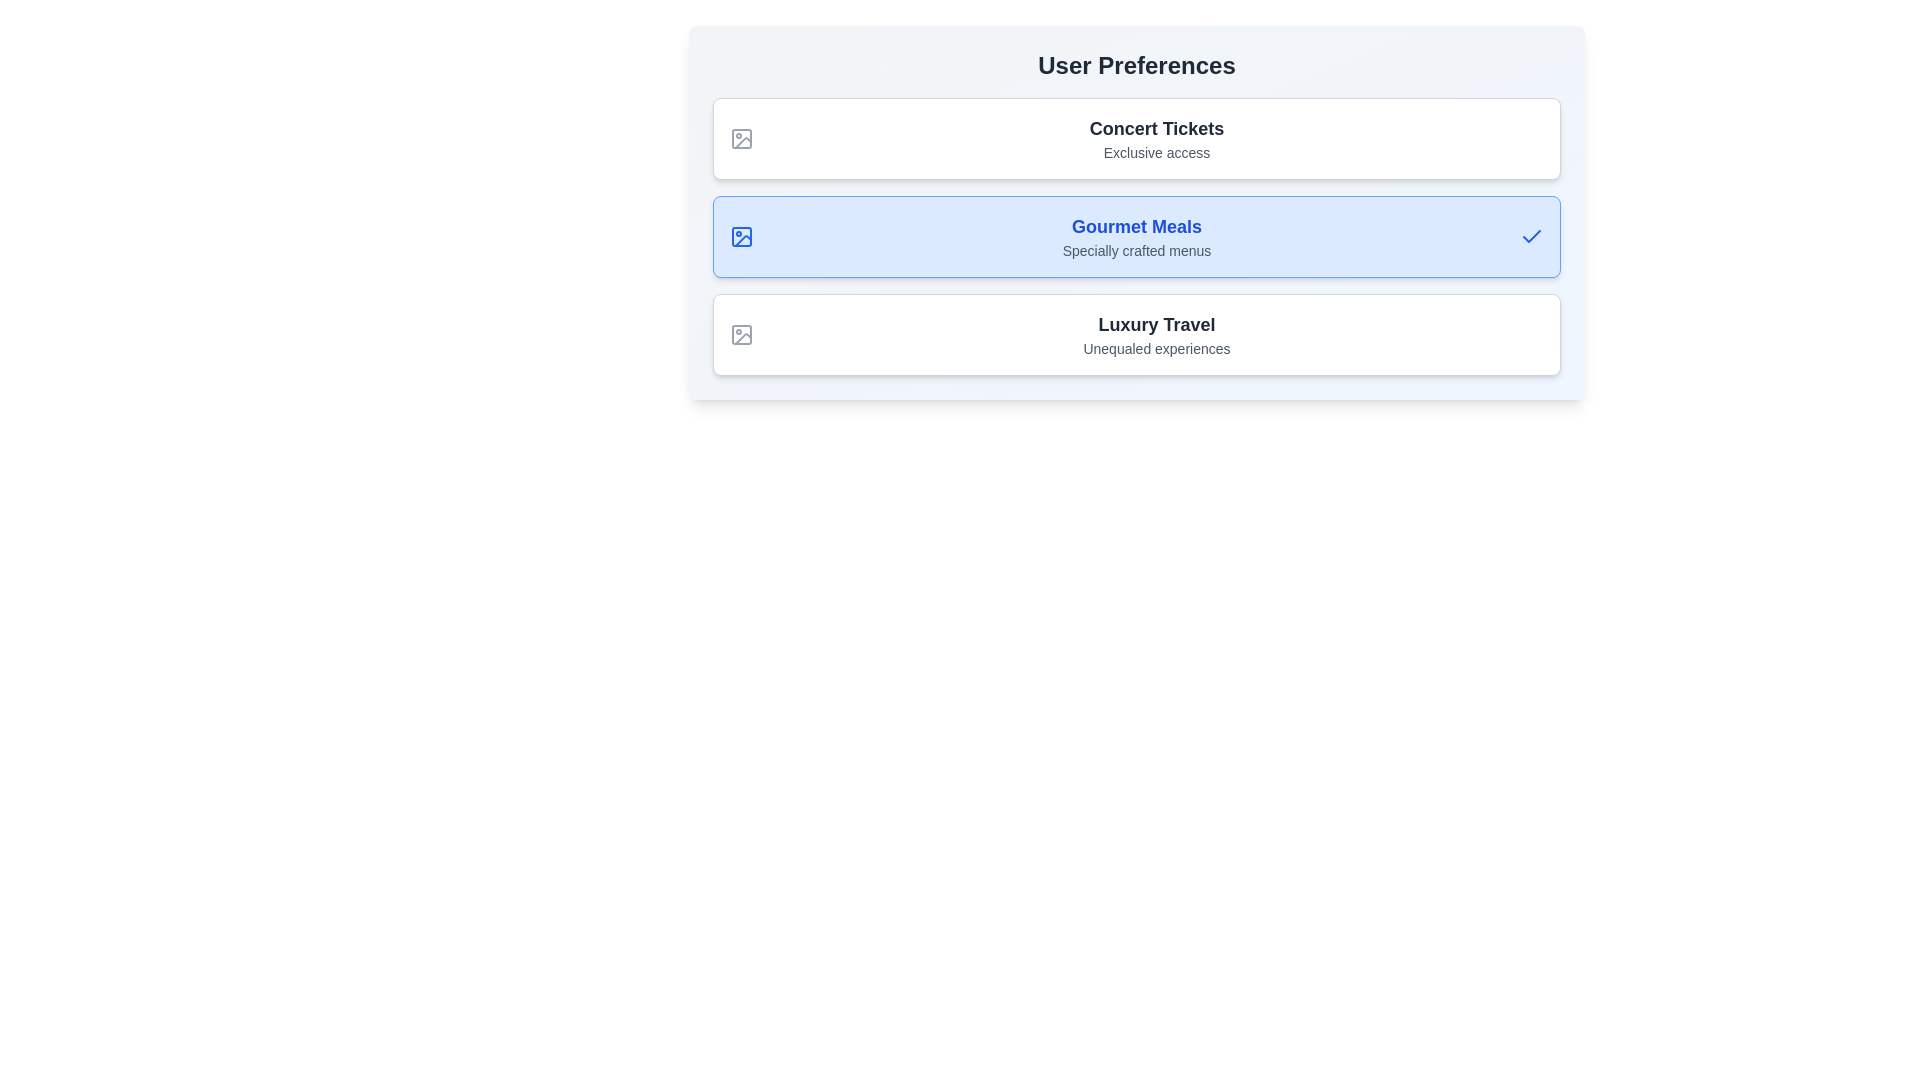 This screenshot has height=1080, width=1920. I want to click on the preference item Concert Tickets, so click(1137, 137).